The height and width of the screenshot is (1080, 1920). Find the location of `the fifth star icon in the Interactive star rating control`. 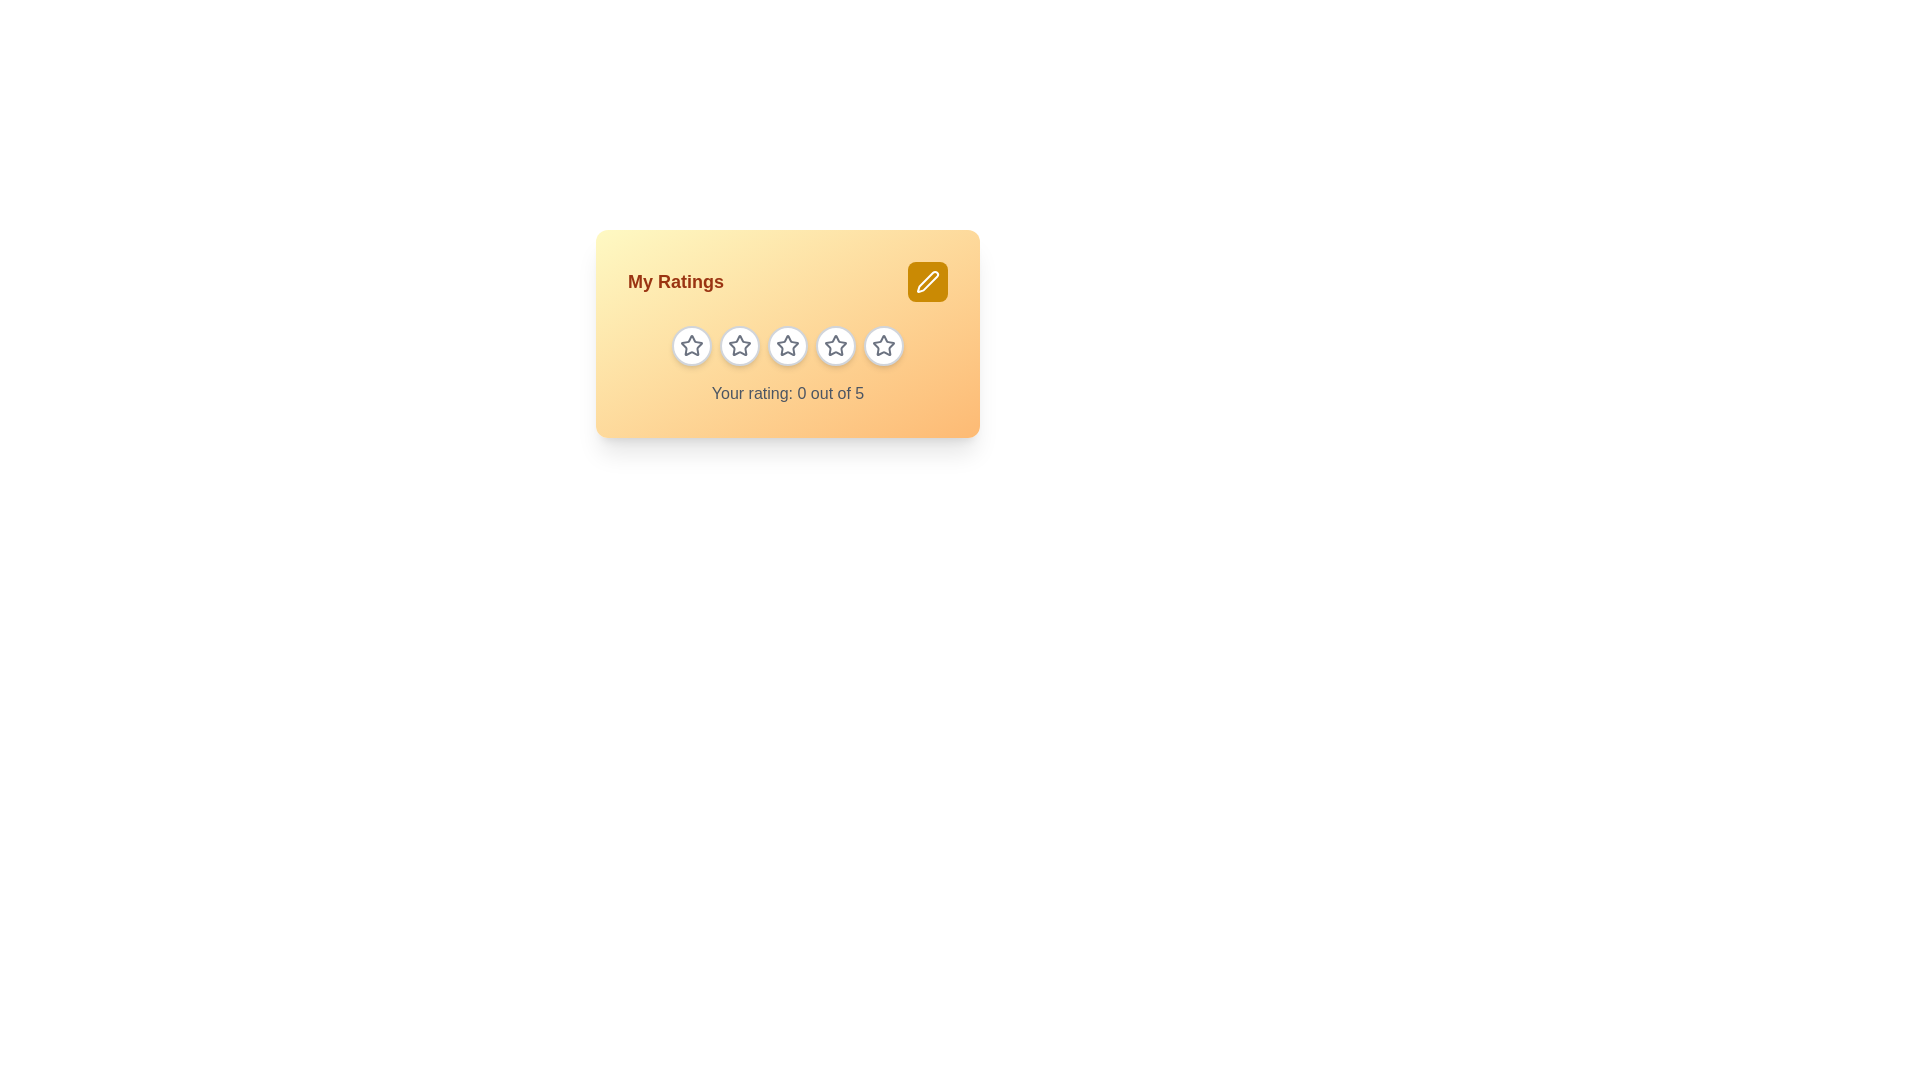

the fifth star icon in the Interactive star rating control is located at coordinates (882, 344).